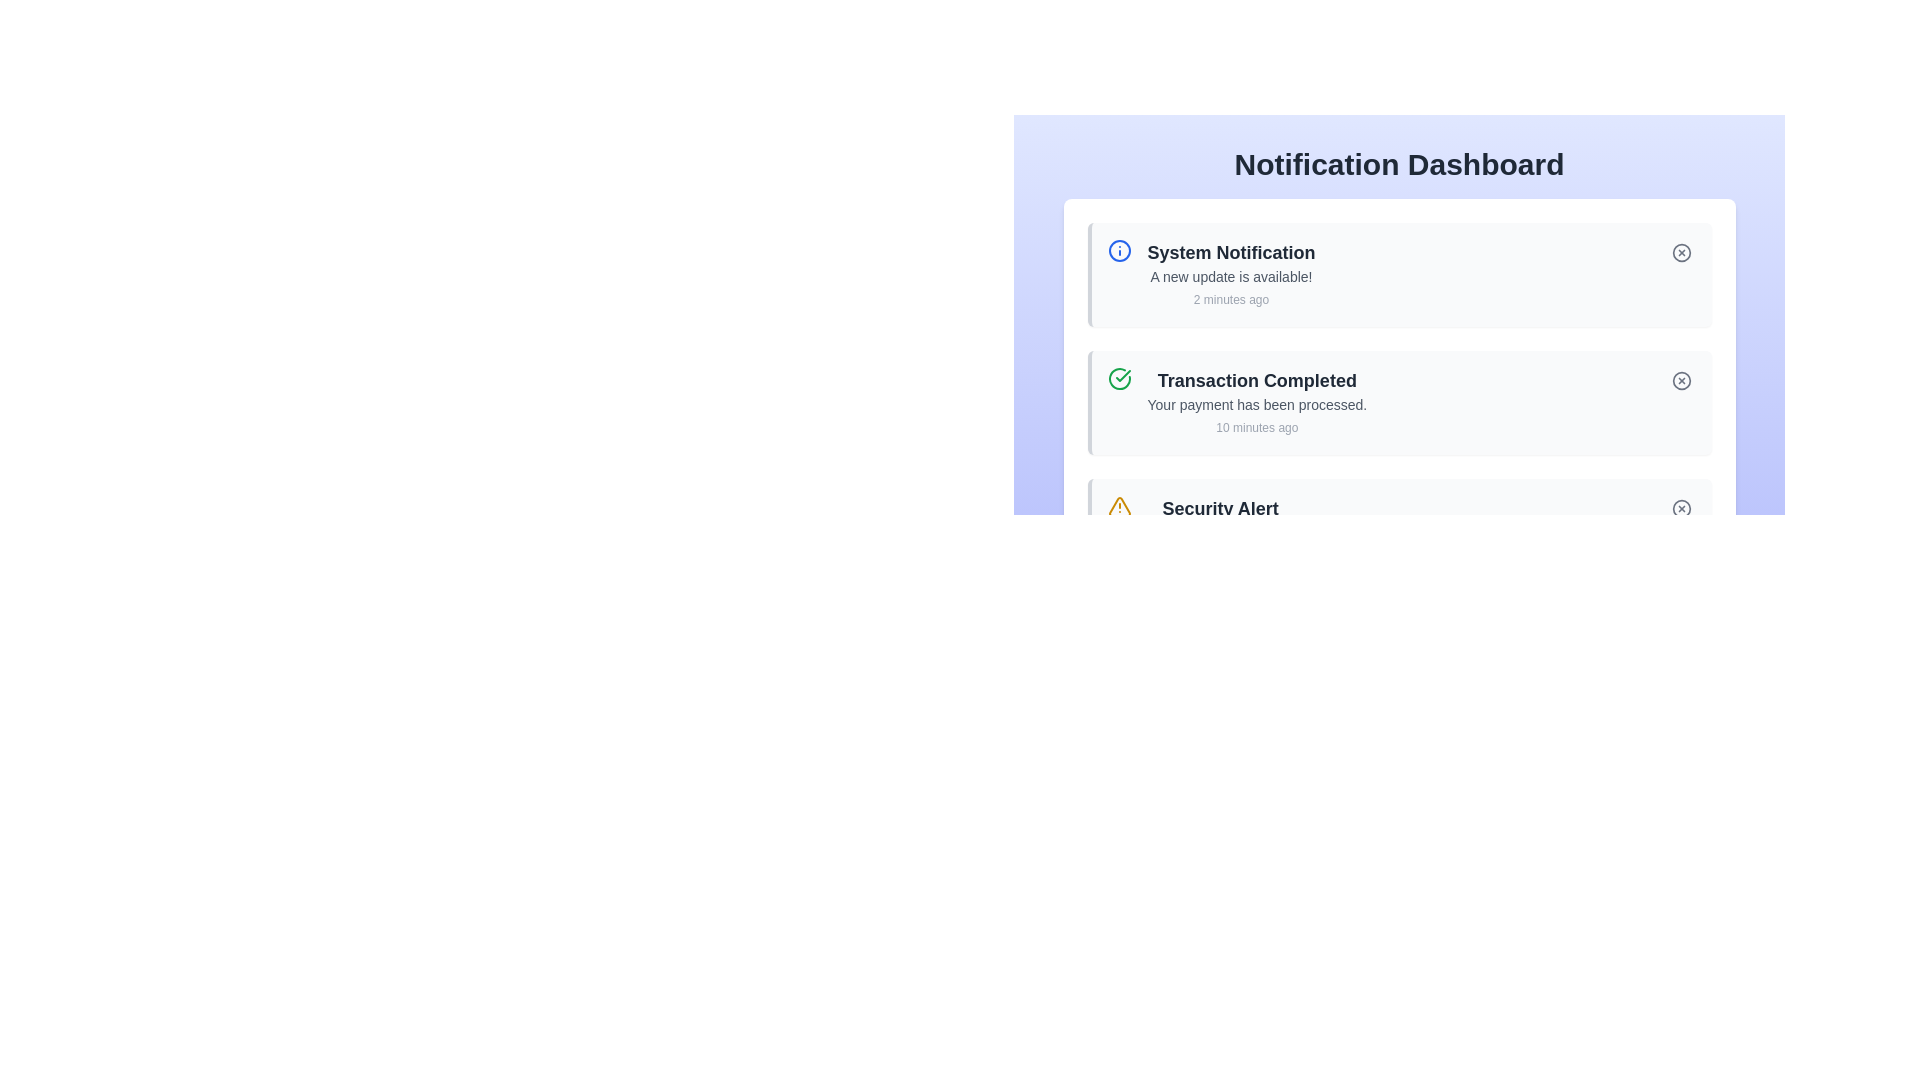 The image size is (1920, 1080). What do you see at coordinates (1256, 427) in the screenshot?
I see `the text label displaying '10 minutes ago' which is styled in a small font size and located beneath the 'Transaction Completed' notification card` at bounding box center [1256, 427].